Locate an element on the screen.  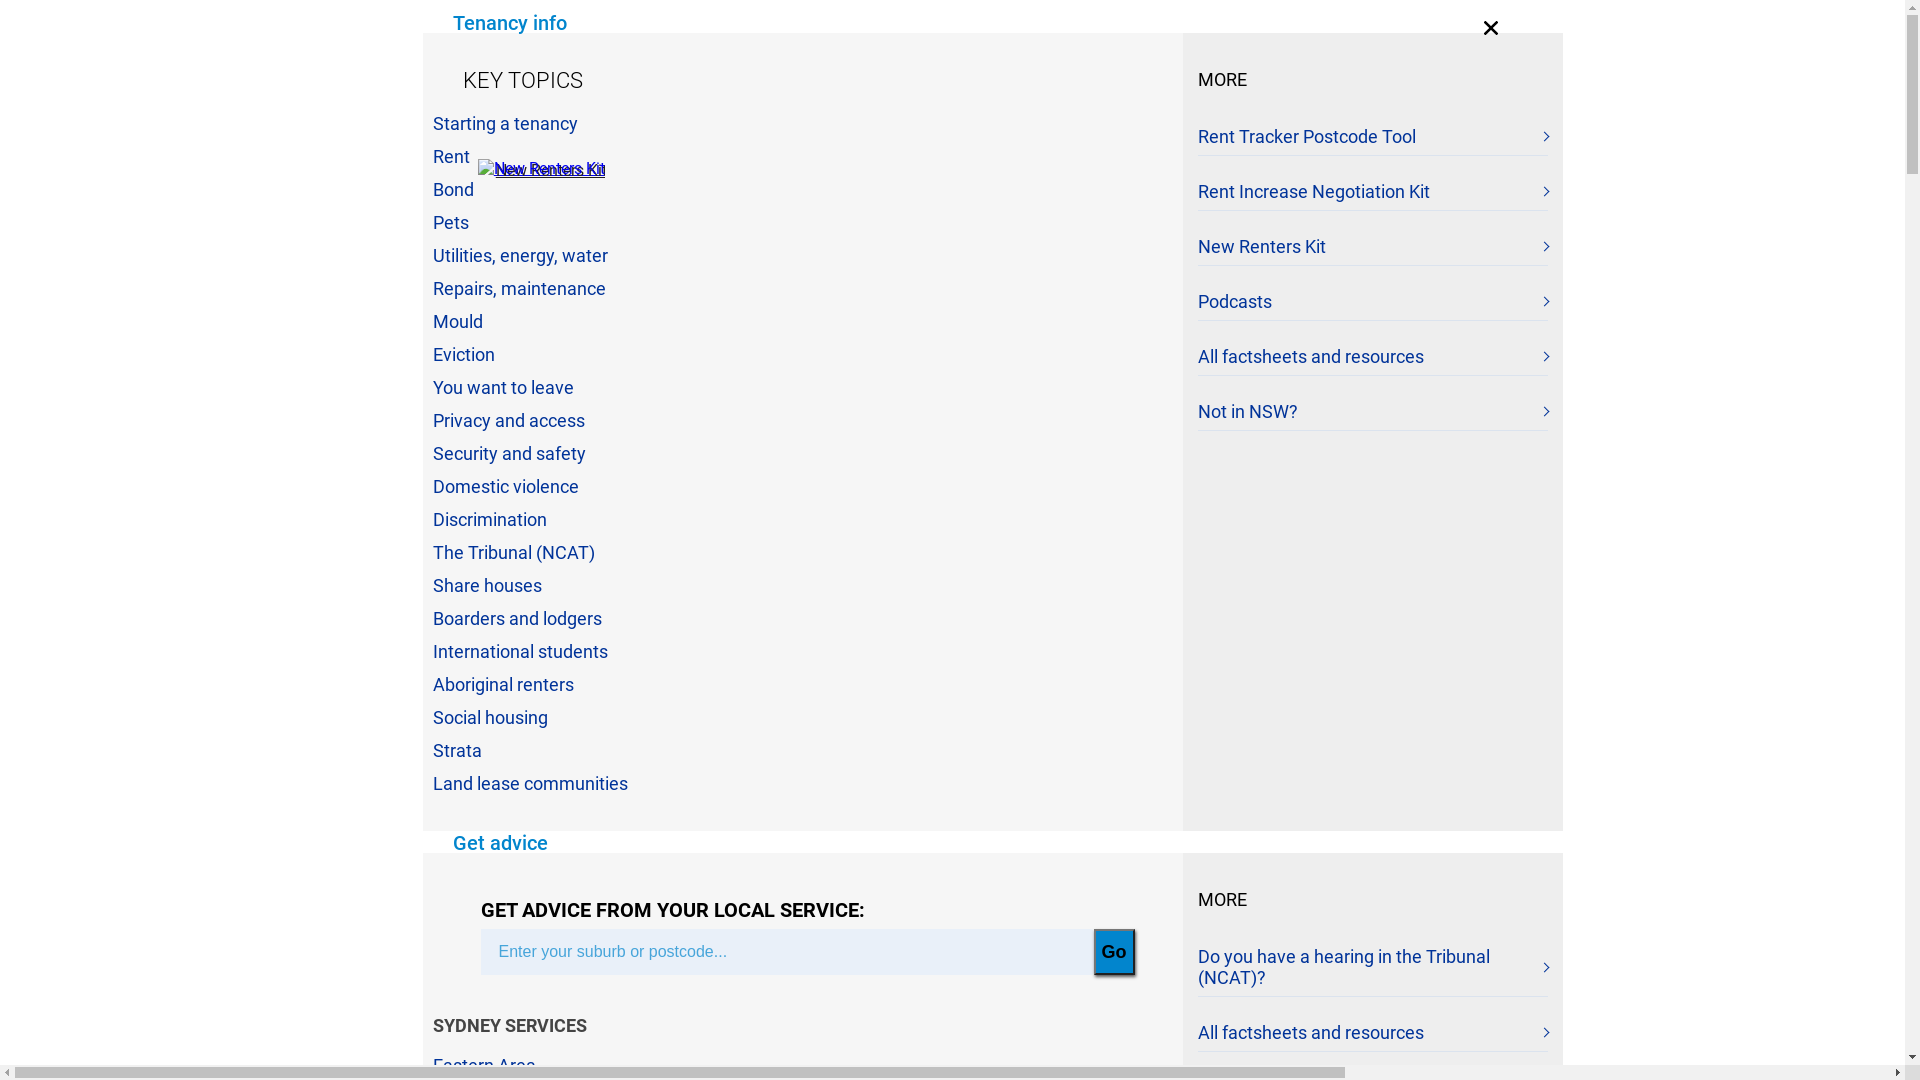
'Utilities, energy, water' is located at coordinates (519, 254).